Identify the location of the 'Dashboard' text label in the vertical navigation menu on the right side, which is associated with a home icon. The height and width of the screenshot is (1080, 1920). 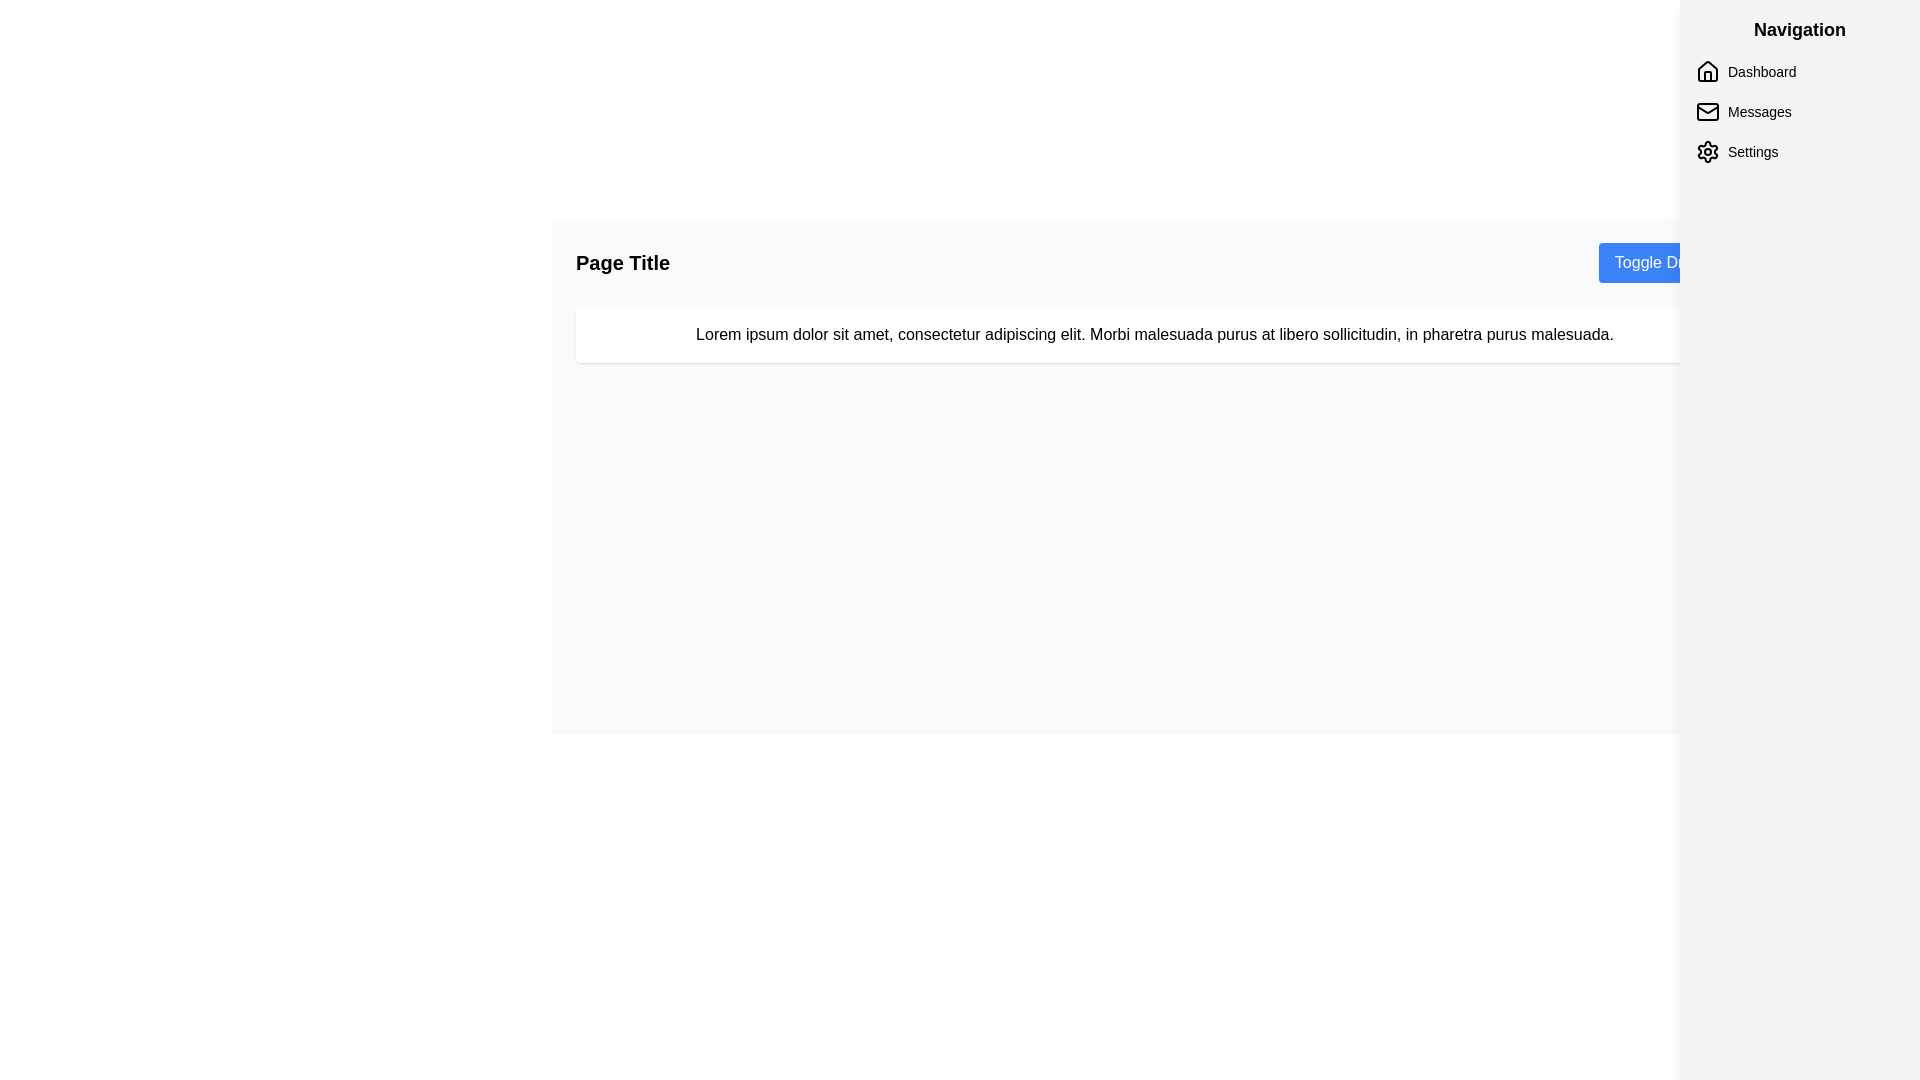
(1762, 71).